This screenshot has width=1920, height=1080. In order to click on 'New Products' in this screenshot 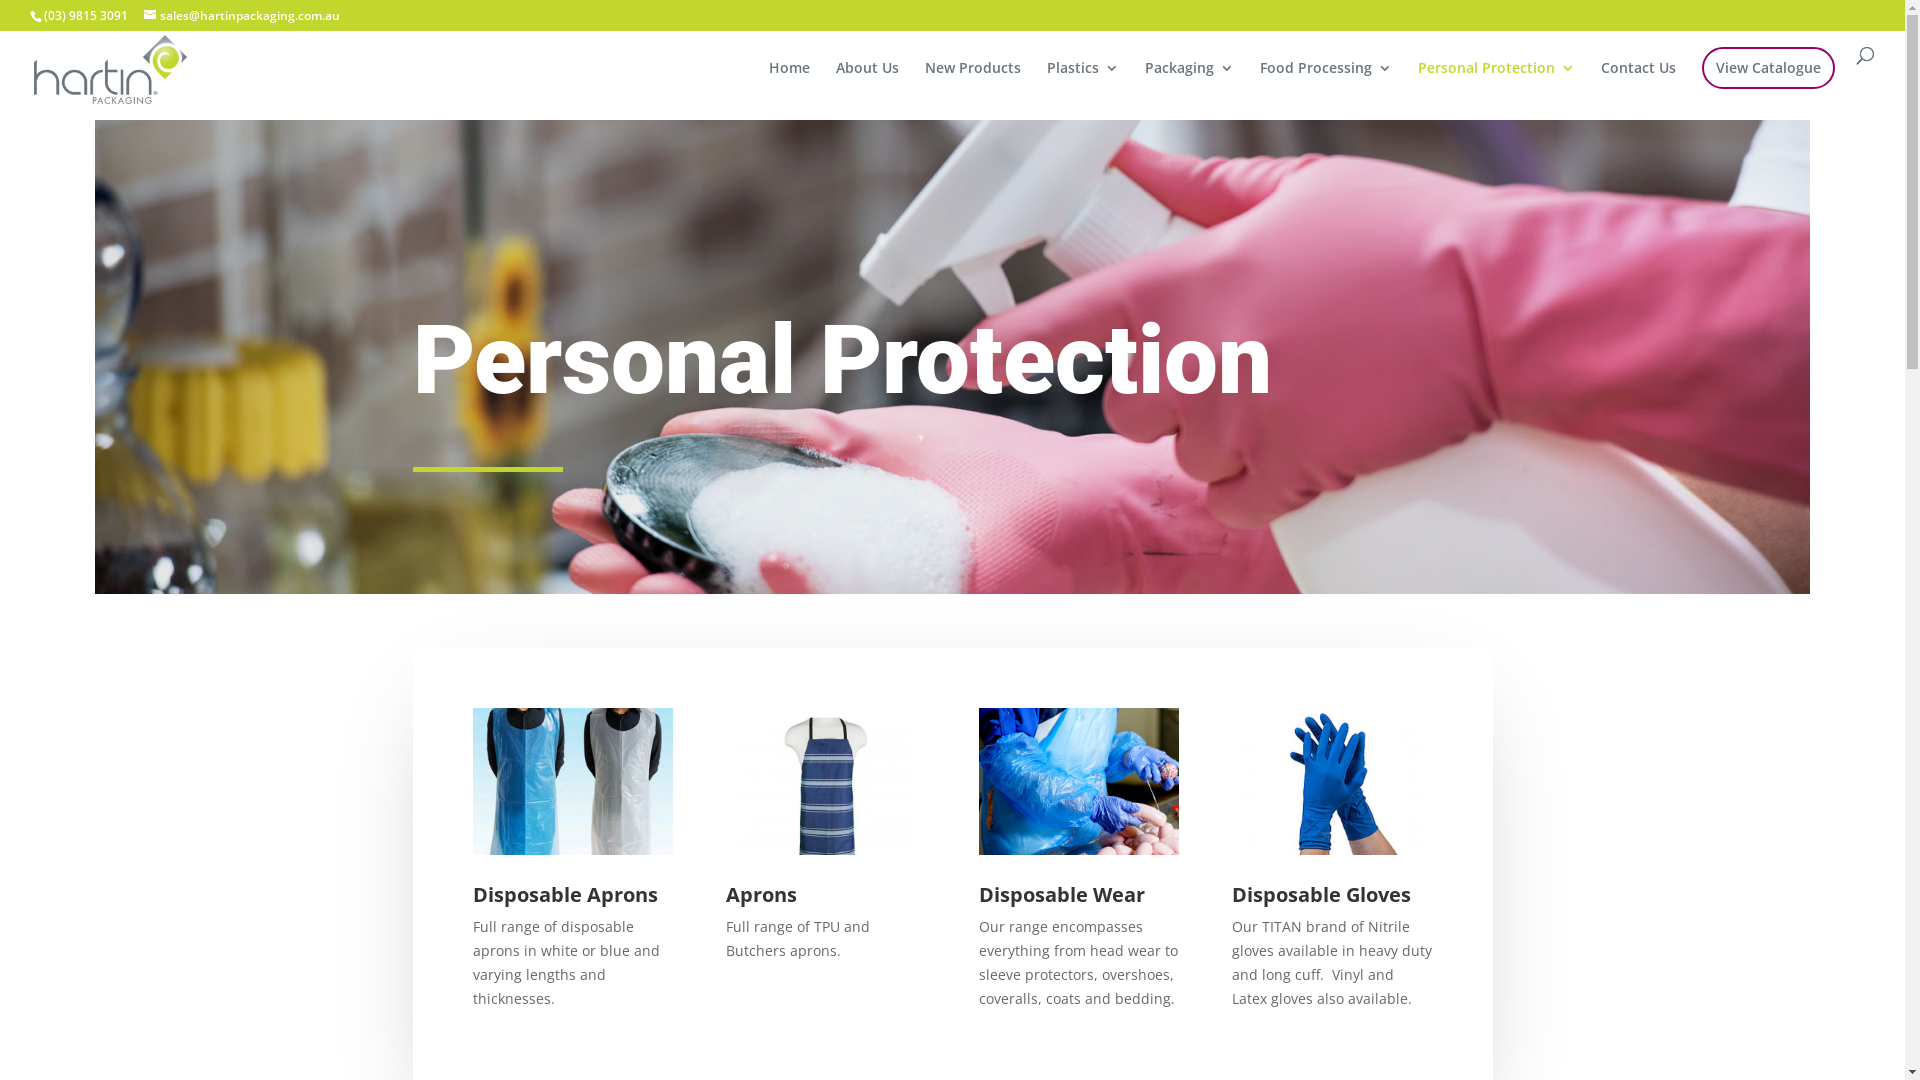, I will do `click(973, 83)`.